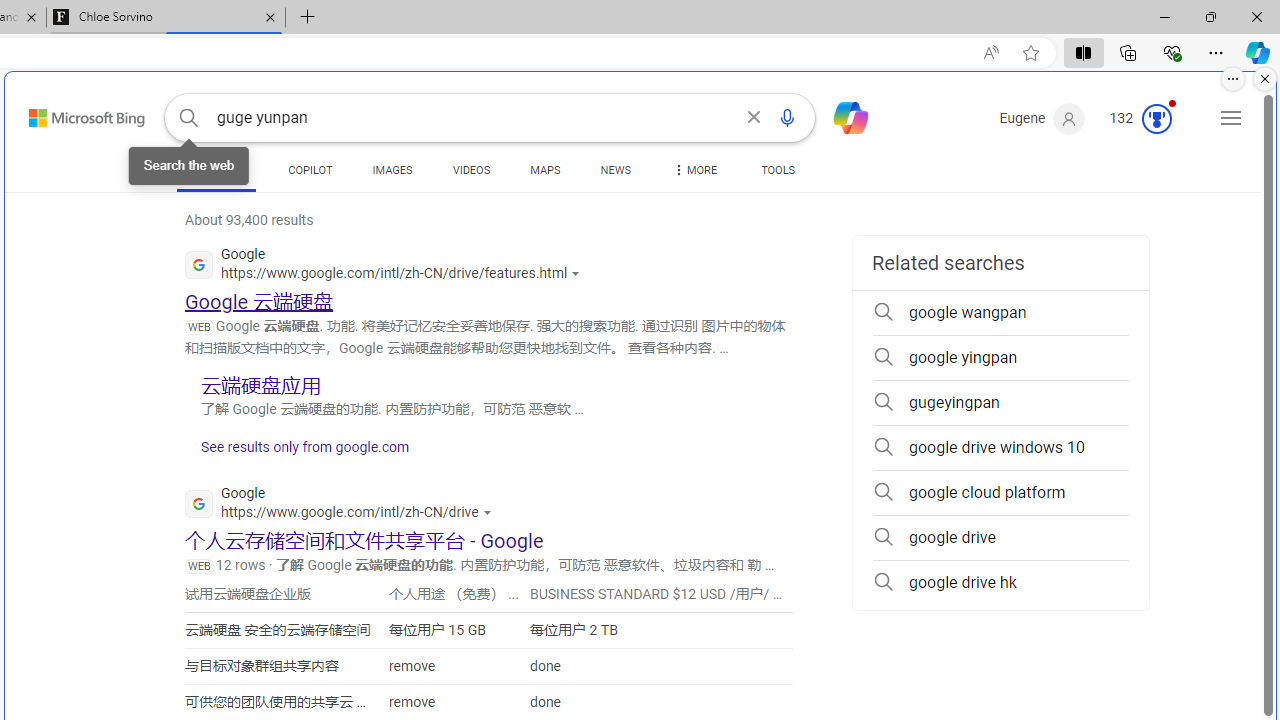 This screenshot has height=720, width=1280. Describe the element at coordinates (470, 172) in the screenshot. I see `'VIDEOS'` at that location.